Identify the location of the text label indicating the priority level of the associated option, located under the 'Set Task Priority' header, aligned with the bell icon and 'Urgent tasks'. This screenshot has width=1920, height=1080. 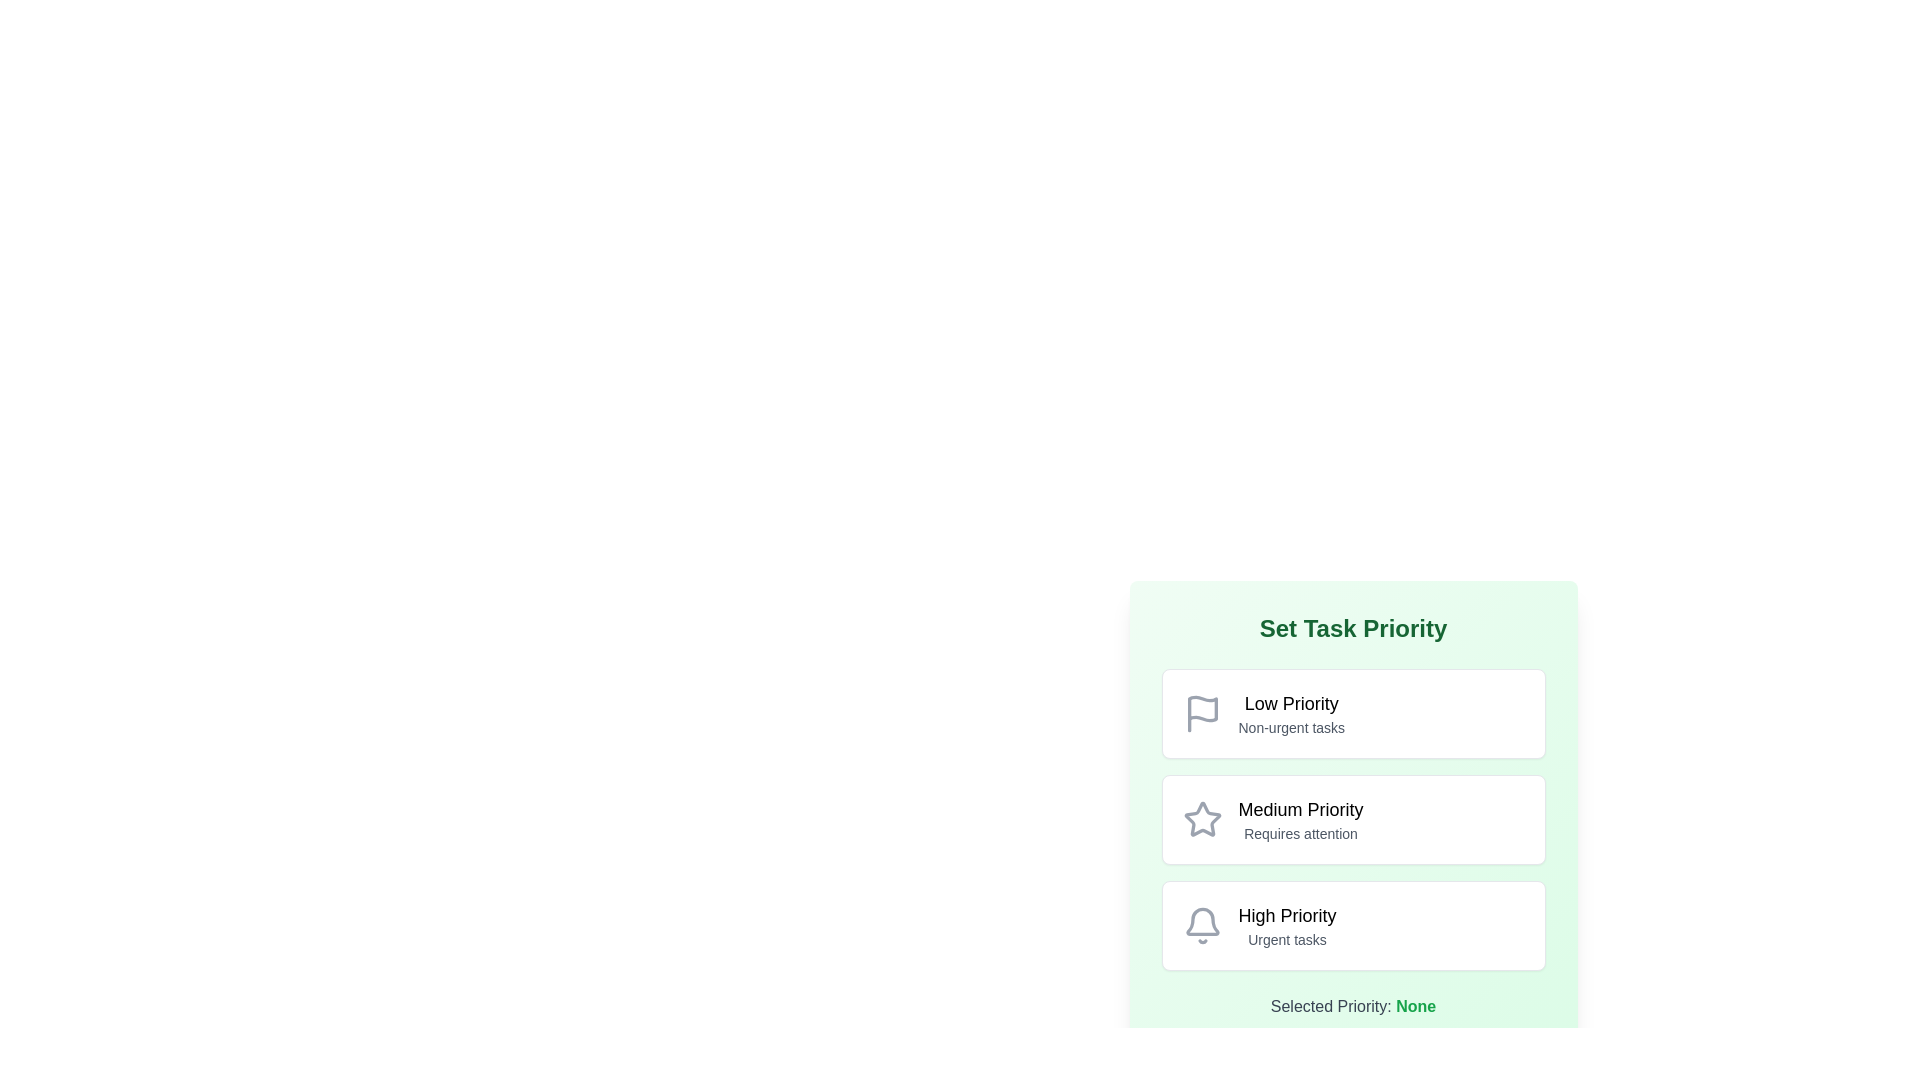
(1287, 915).